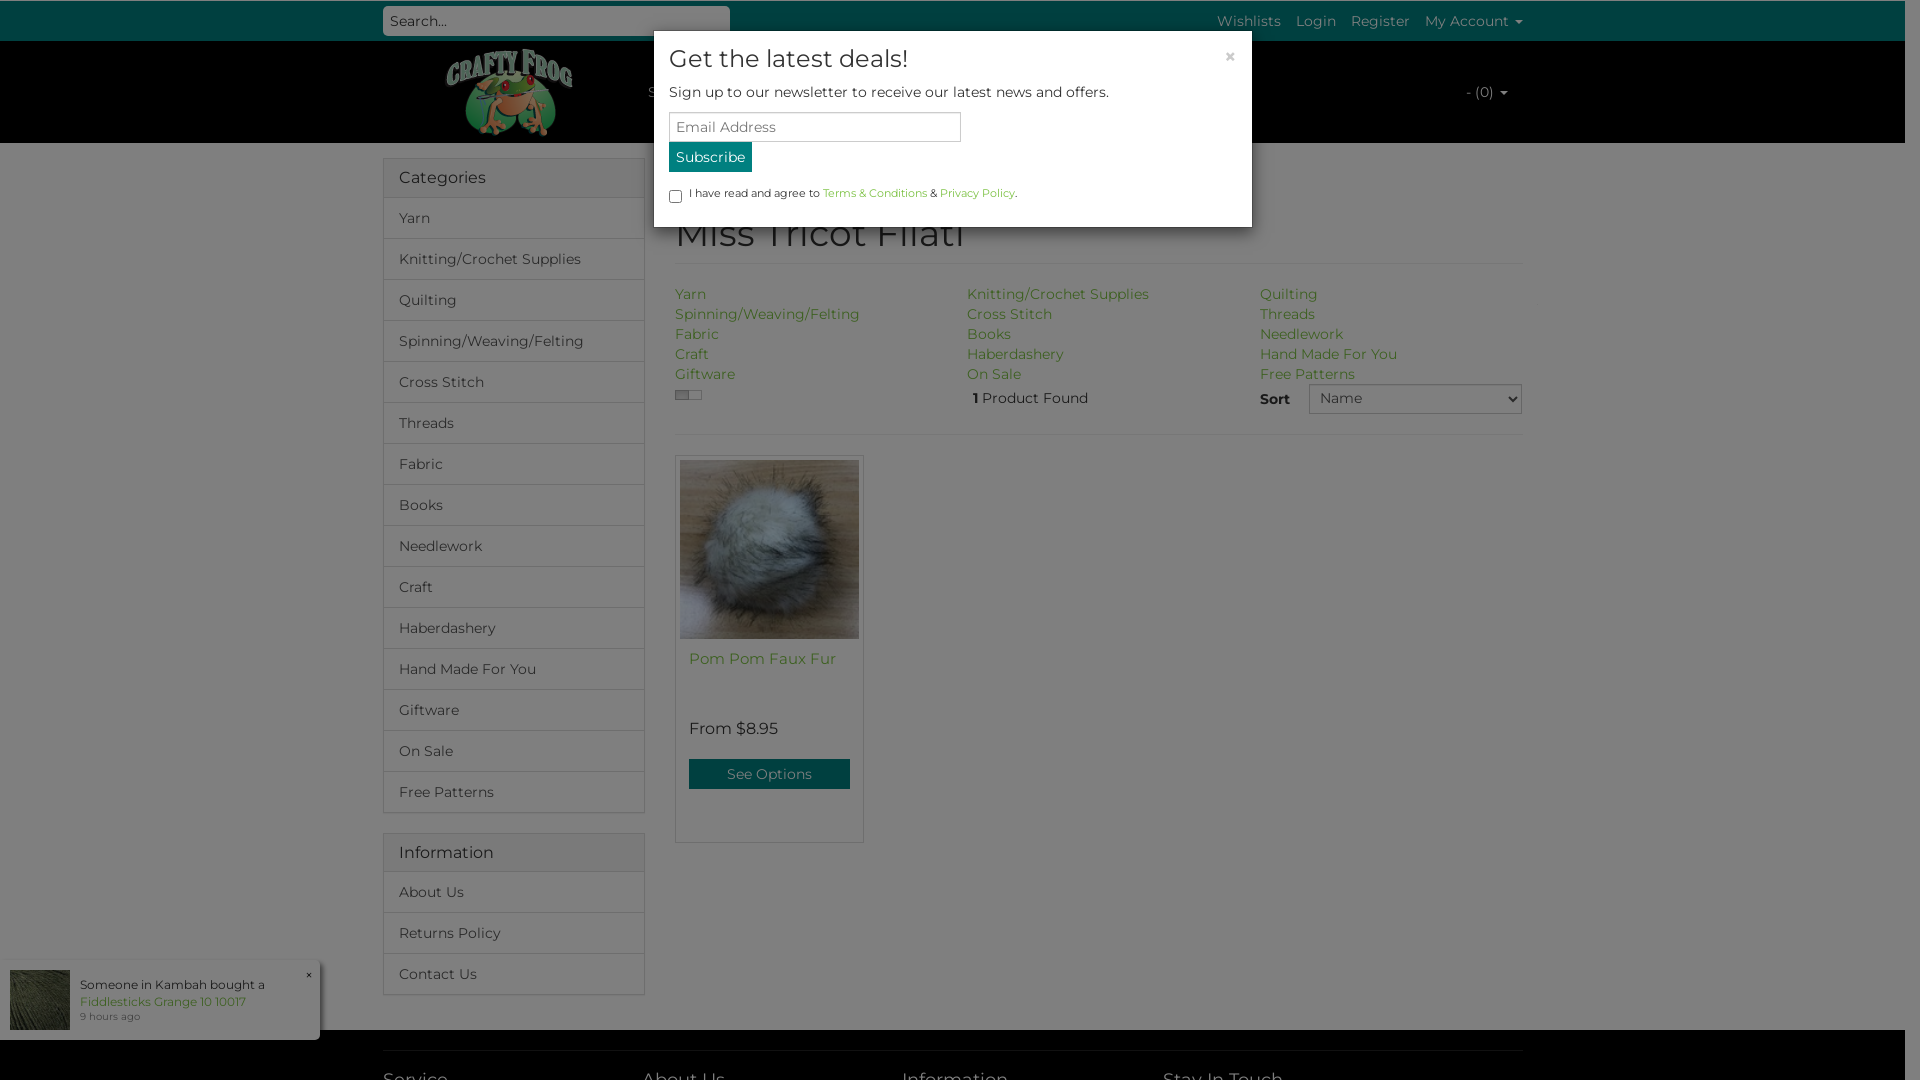 The width and height of the screenshot is (1920, 1080). Describe the element at coordinates (384, 751) in the screenshot. I see `'On Sale'` at that location.